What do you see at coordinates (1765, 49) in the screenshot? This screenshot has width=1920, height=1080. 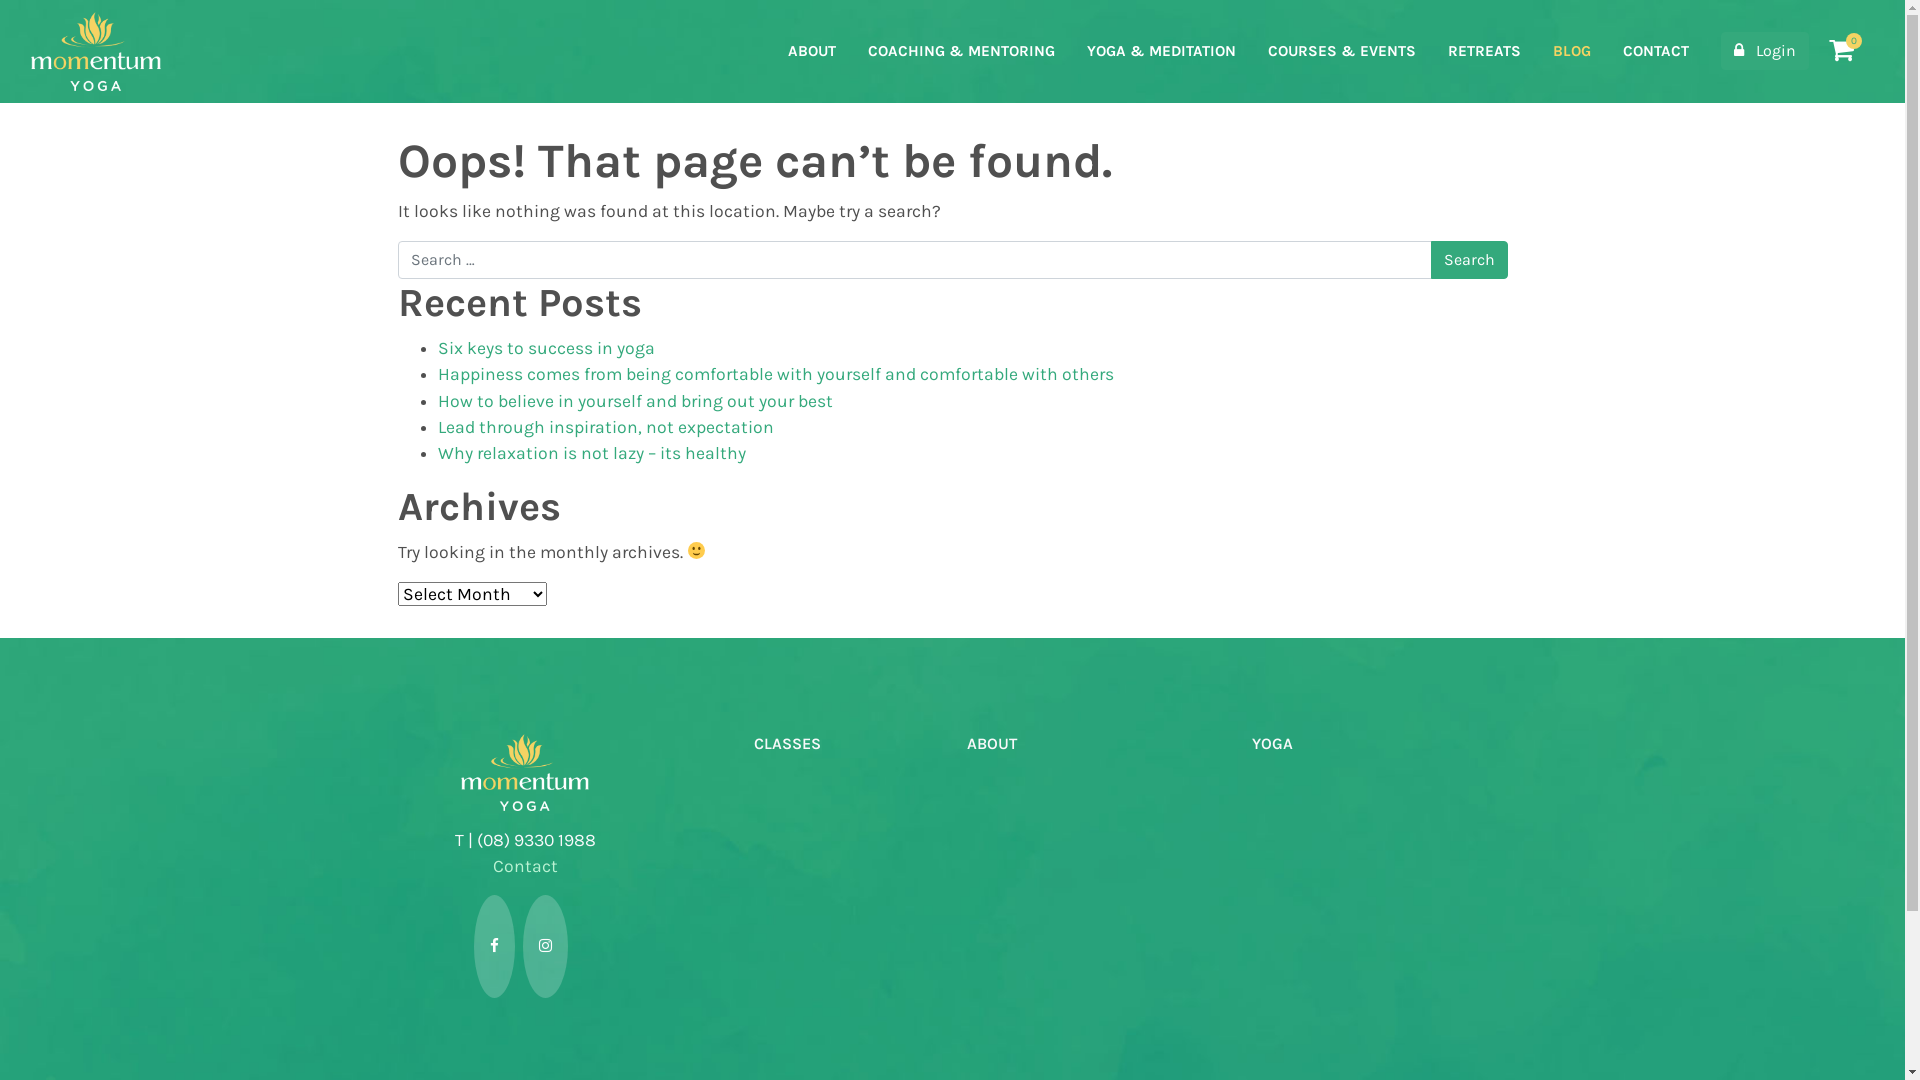 I see `'Login'` at bounding box center [1765, 49].